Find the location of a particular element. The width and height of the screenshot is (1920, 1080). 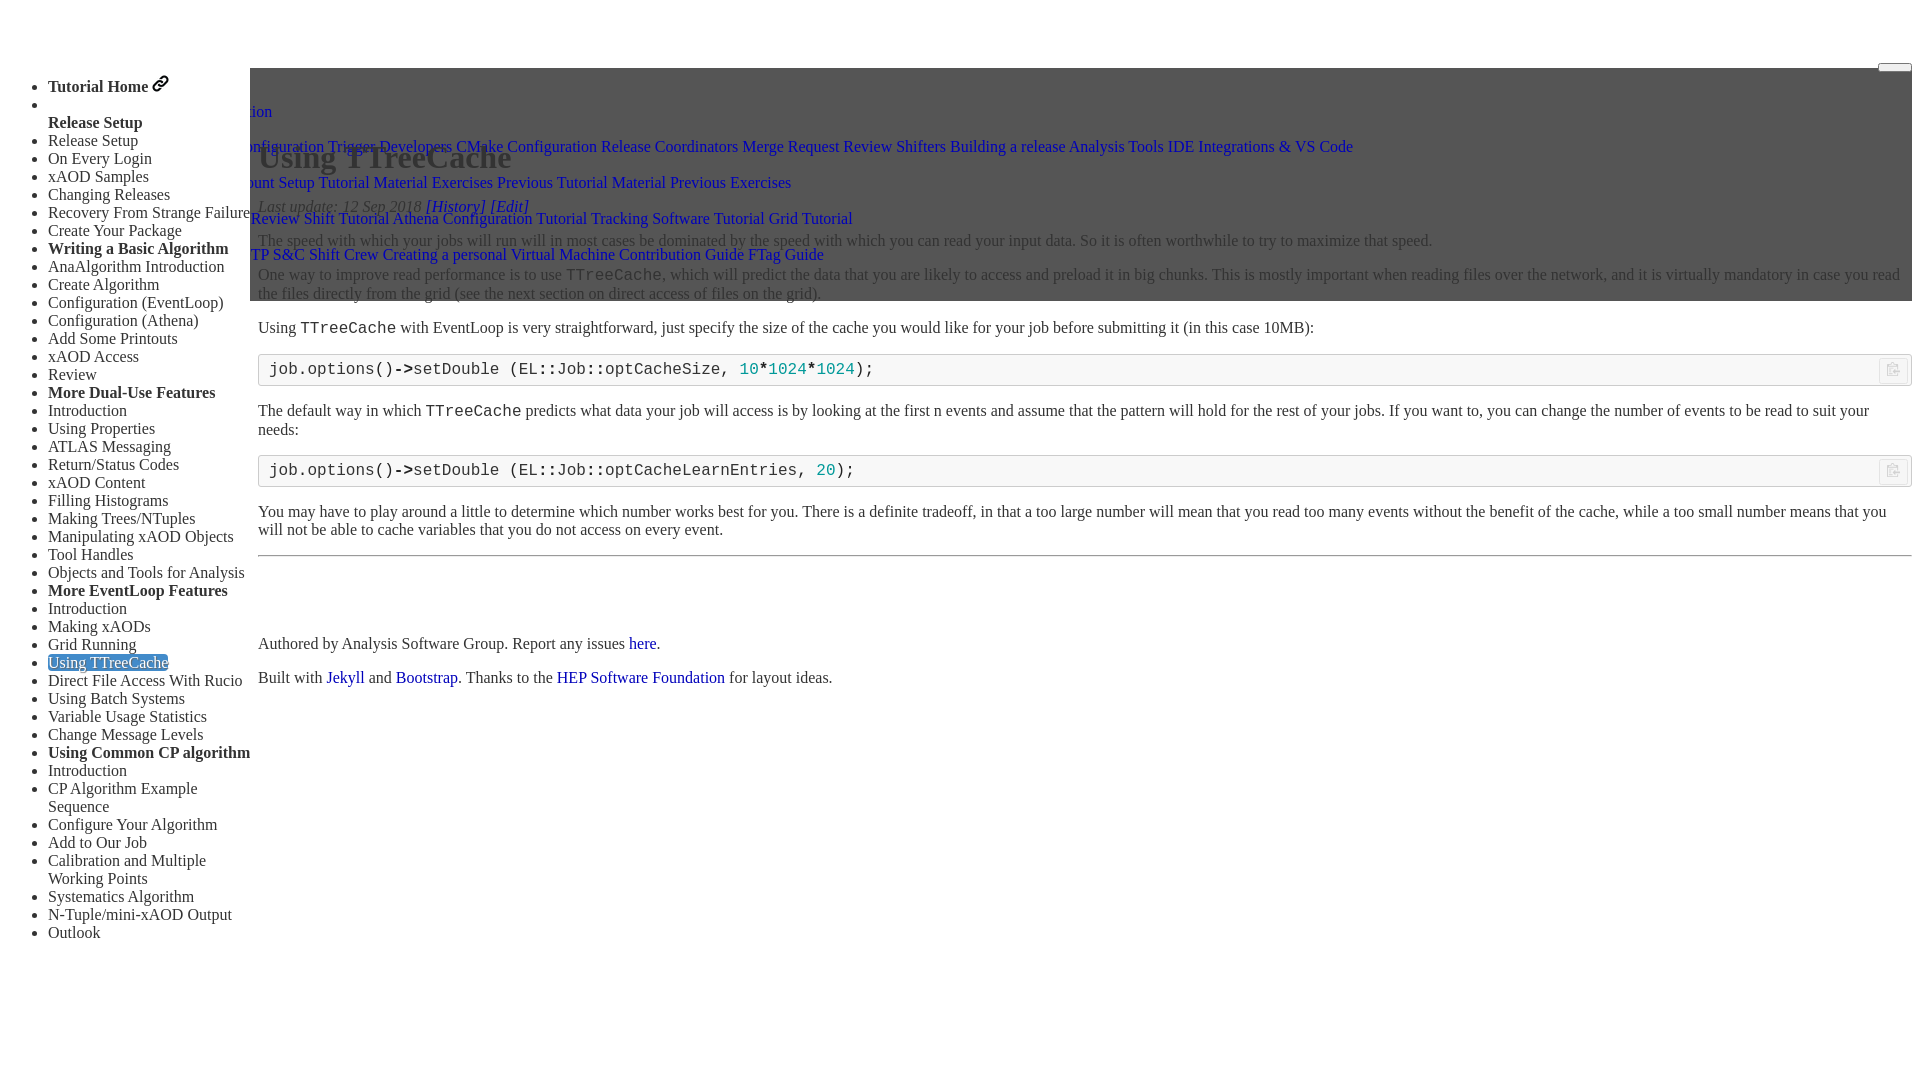

'On Every Login' is located at coordinates (99, 157).